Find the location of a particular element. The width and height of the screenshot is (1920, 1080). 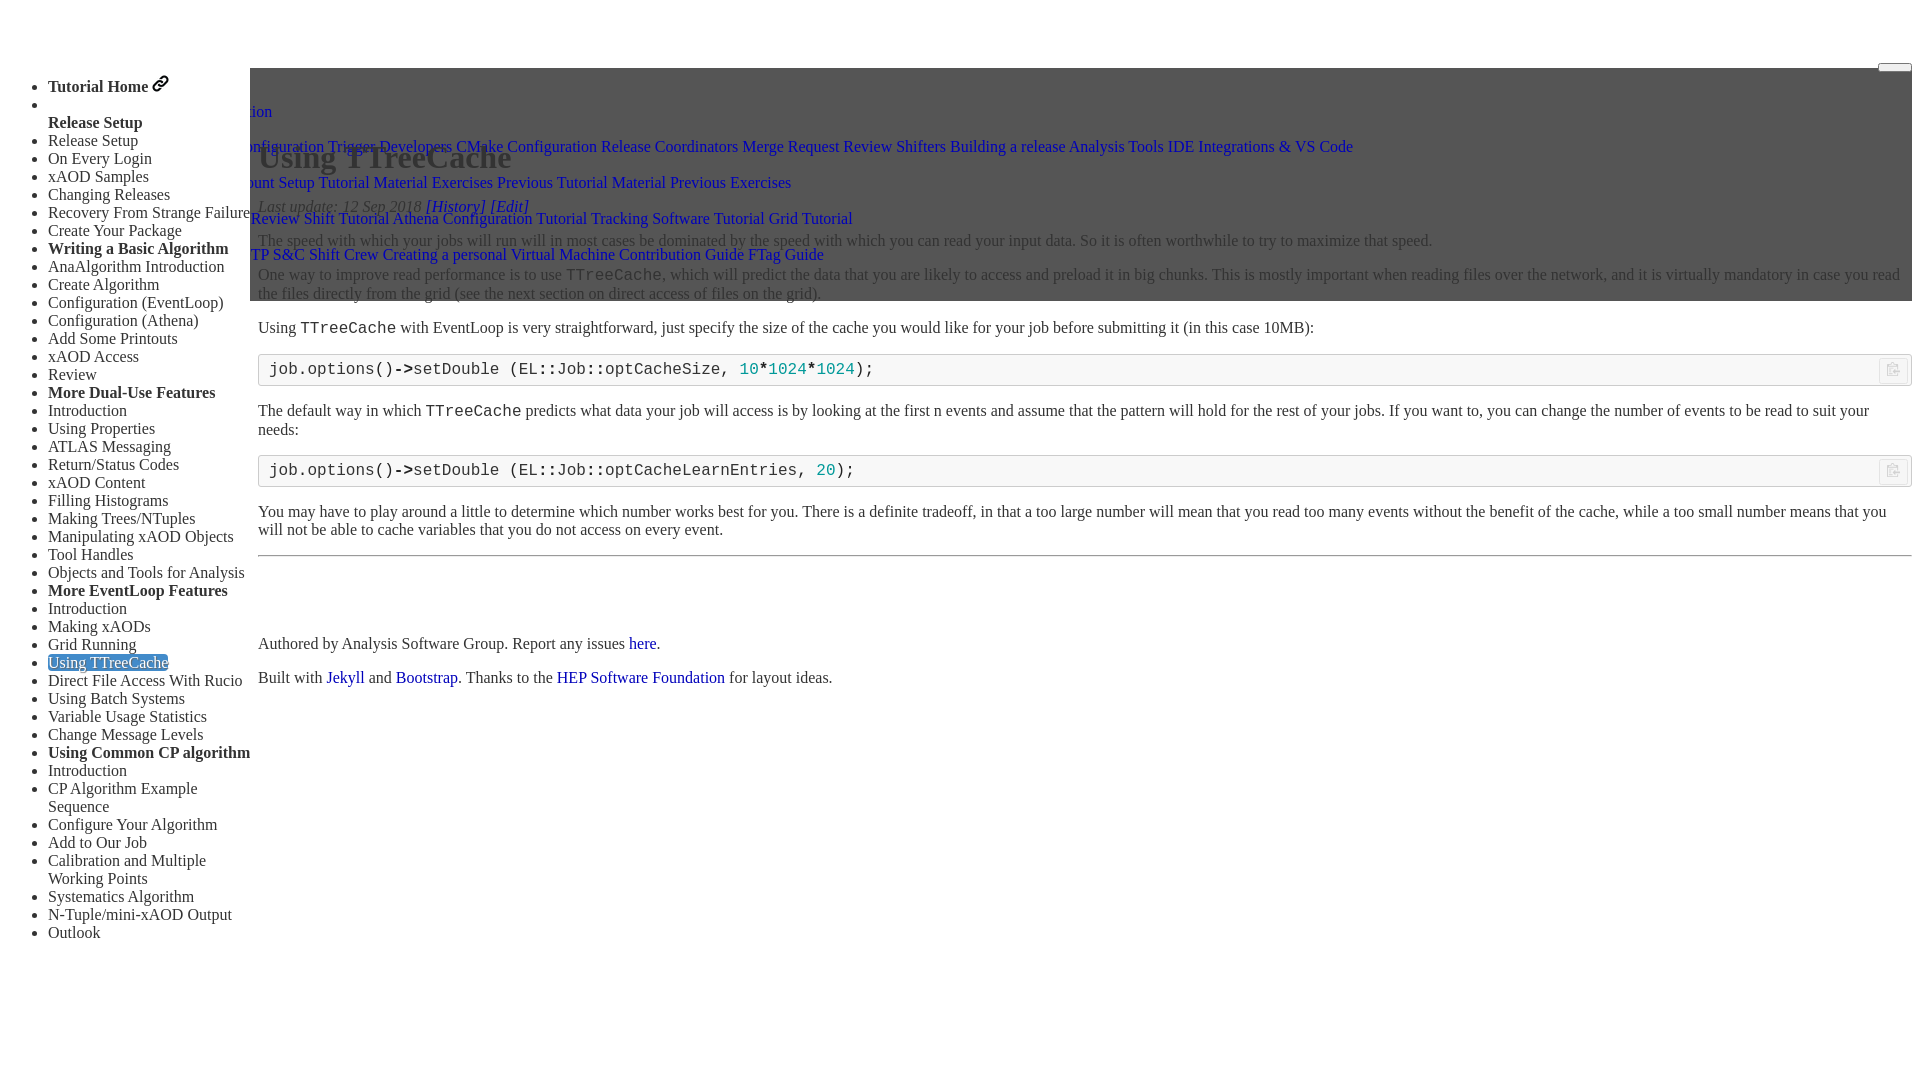

'On Every Login' is located at coordinates (99, 157).